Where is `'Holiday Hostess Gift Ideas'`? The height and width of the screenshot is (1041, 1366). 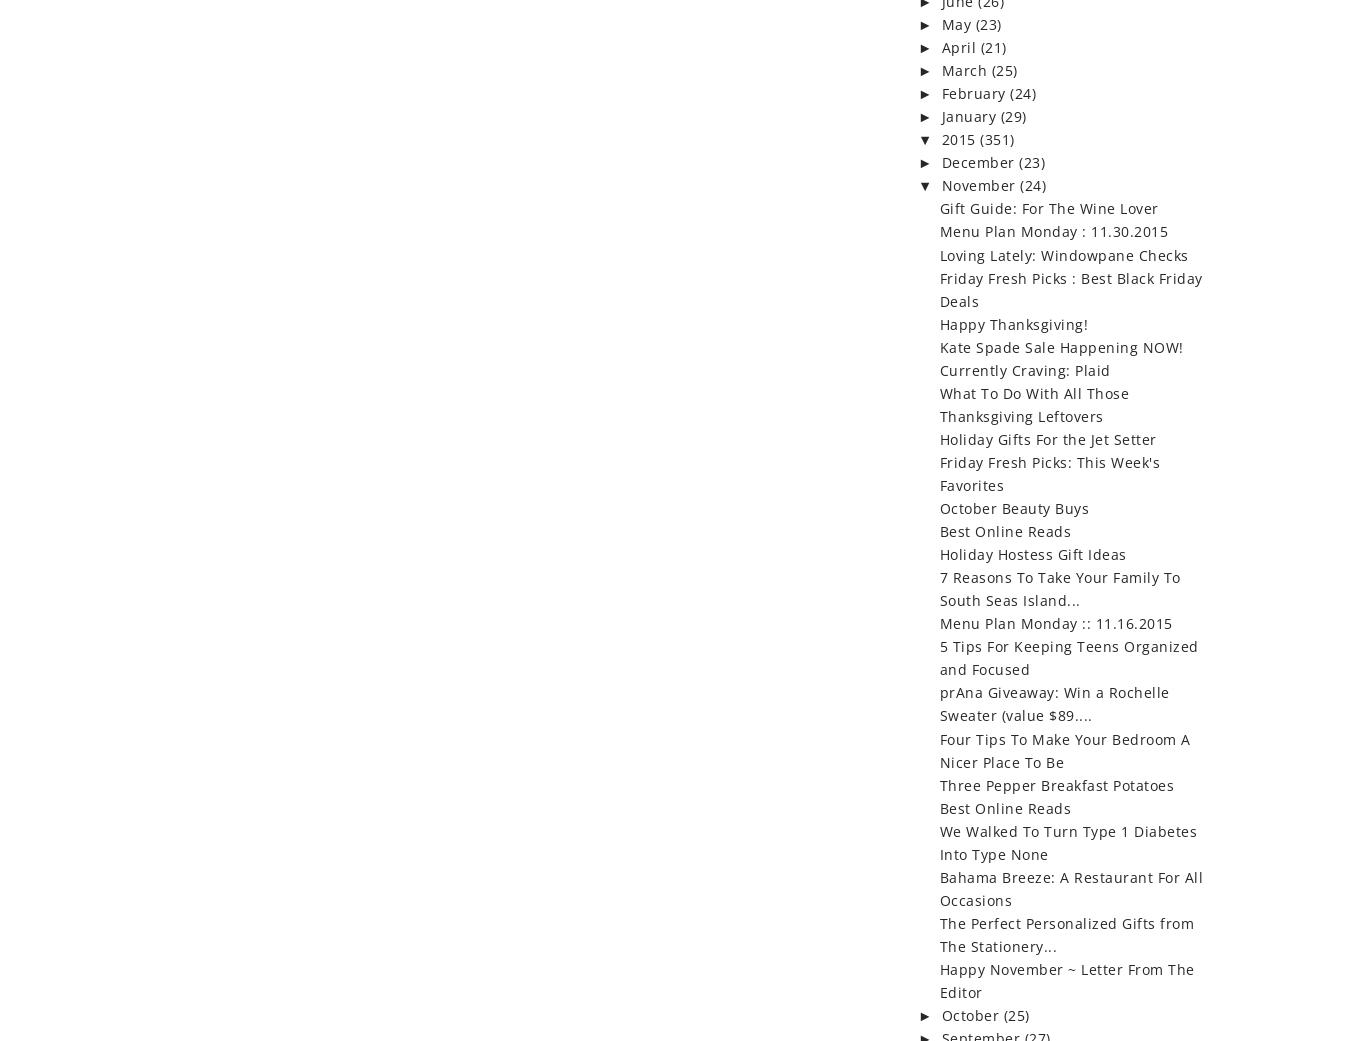
'Holiday Hostess Gift Ideas' is located at coordinates (1031, 554).